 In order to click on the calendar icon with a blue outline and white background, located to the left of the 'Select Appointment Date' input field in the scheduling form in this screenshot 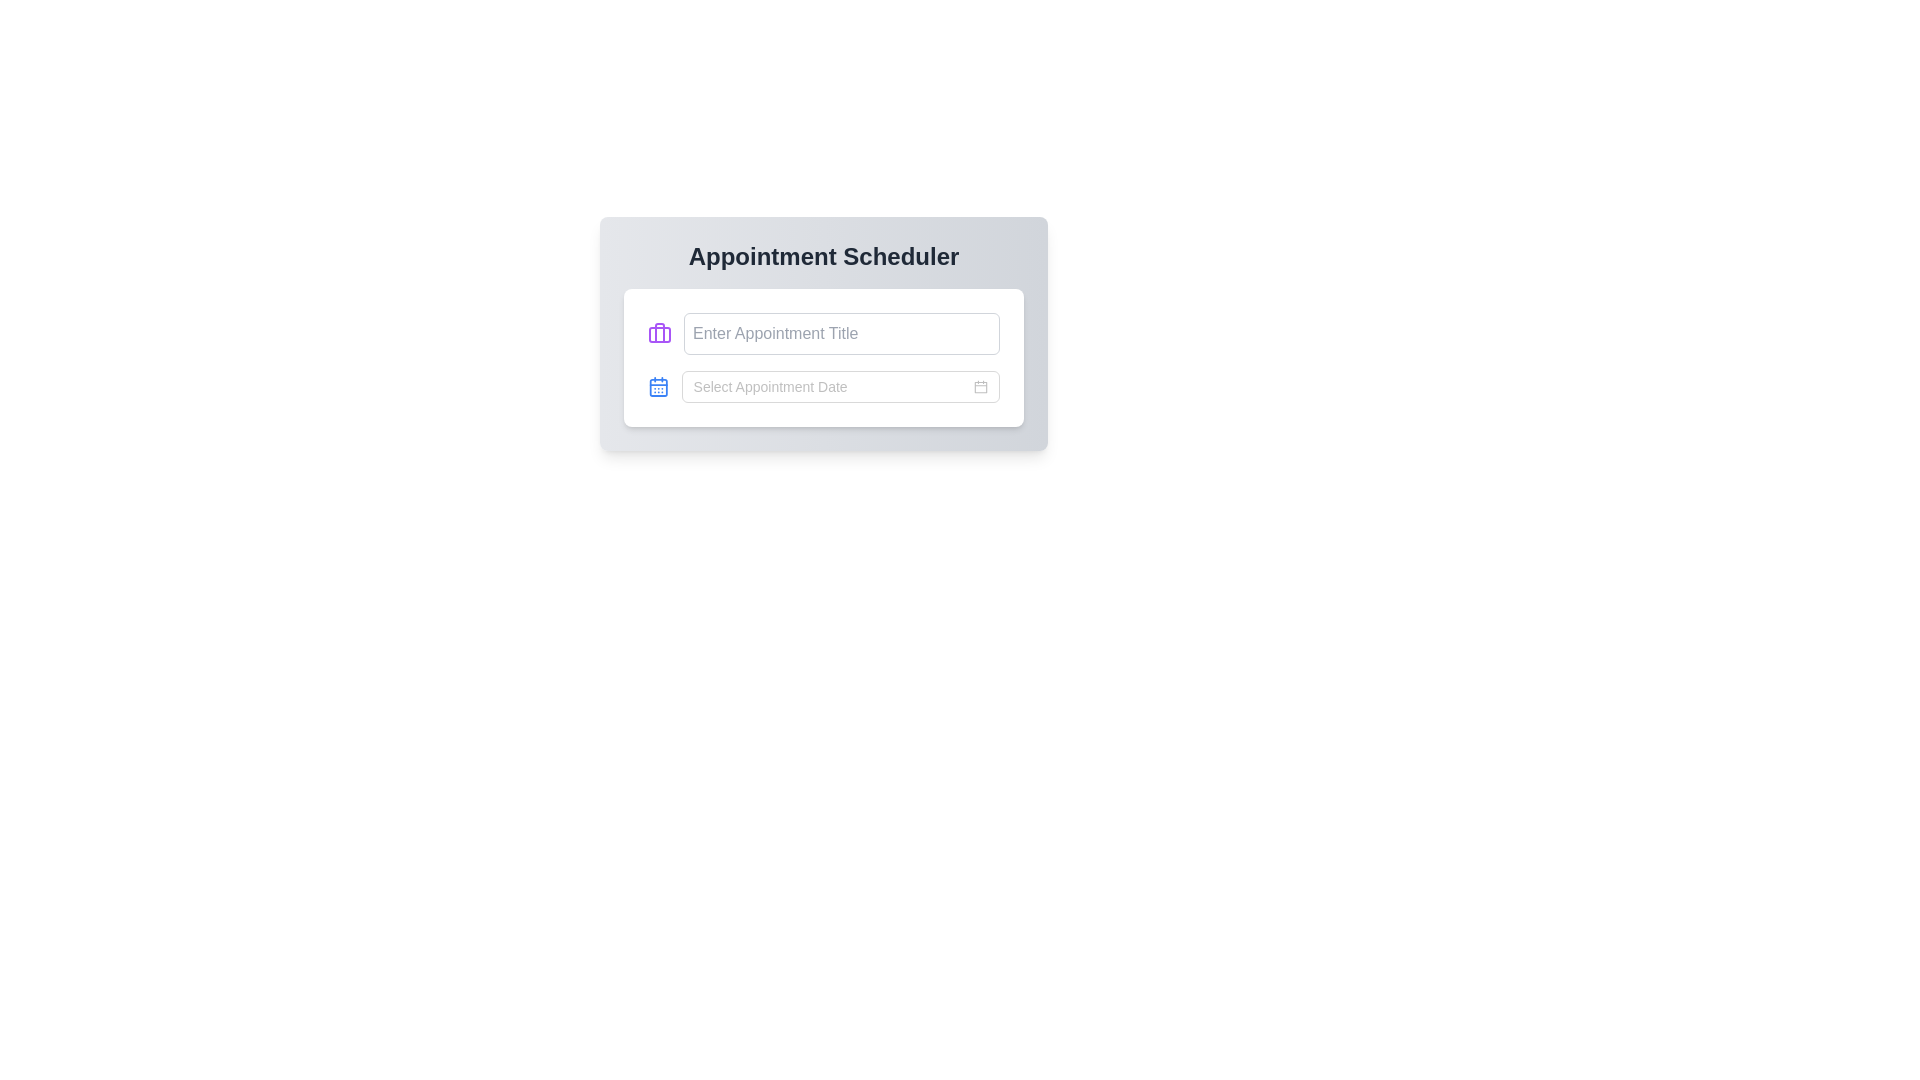, I will do `click(658, 386)`.